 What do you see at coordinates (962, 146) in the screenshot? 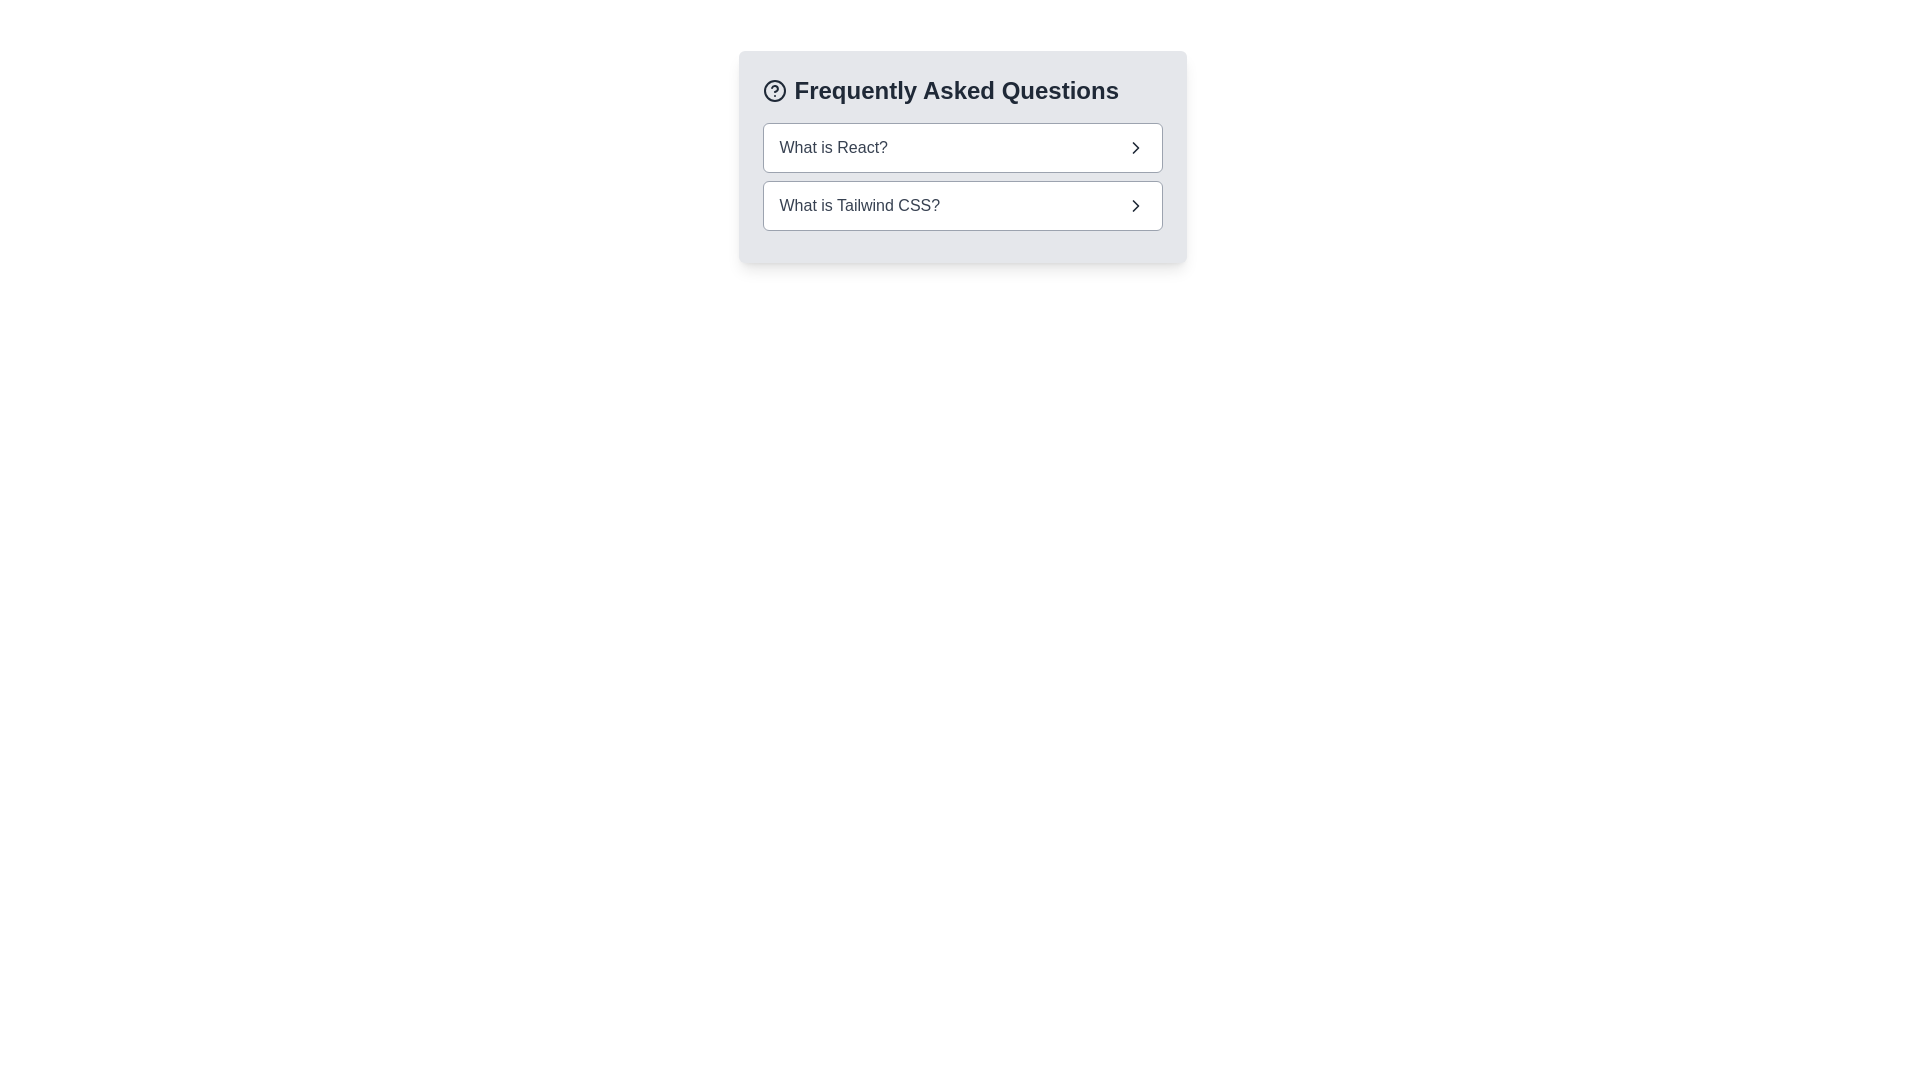
I see `the FAQ button-like list item that reveals more information about 'What is React?'` at bounding box center [962, 146].